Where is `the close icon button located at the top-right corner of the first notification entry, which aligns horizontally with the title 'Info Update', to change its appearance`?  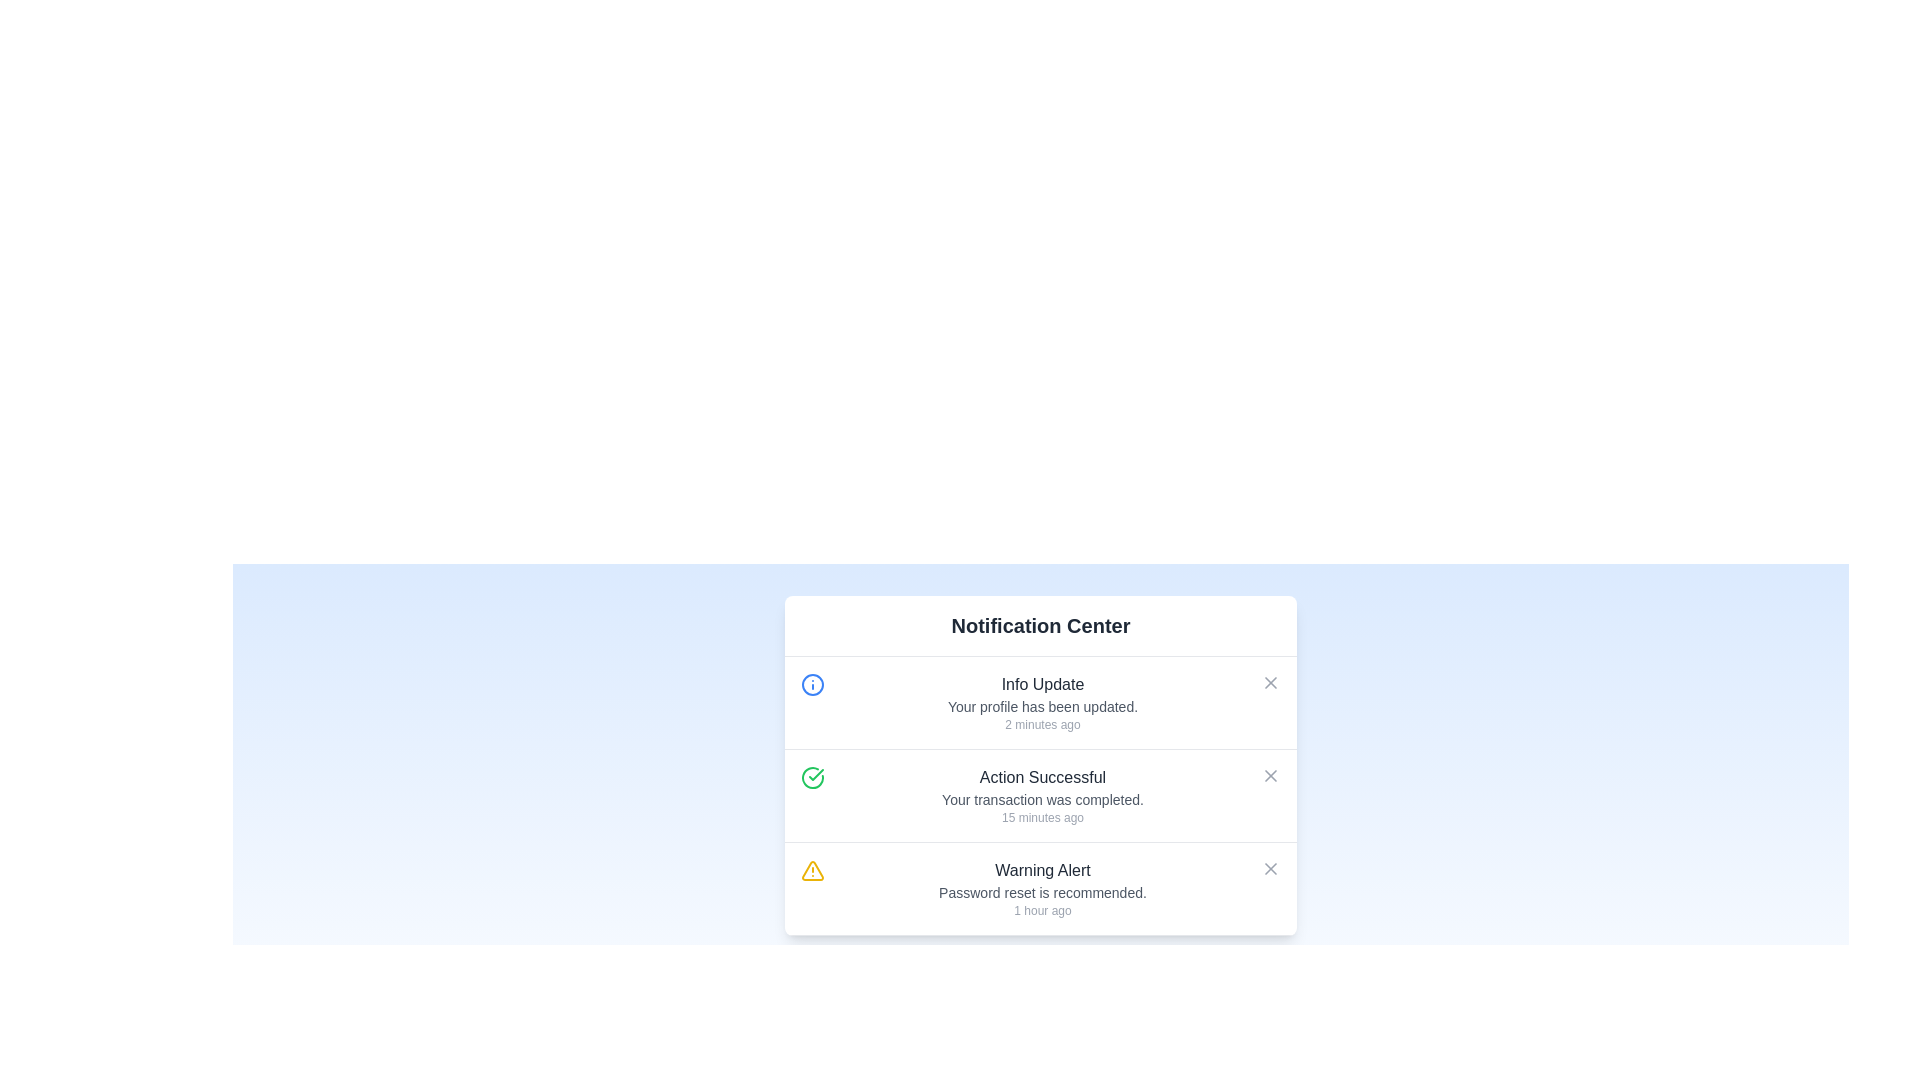
the close icon button located at the top-right corner of the first notification entry, which aligns horizontally with the title 'Info Update', to change its appearance is located at coordinates (1270, 681).